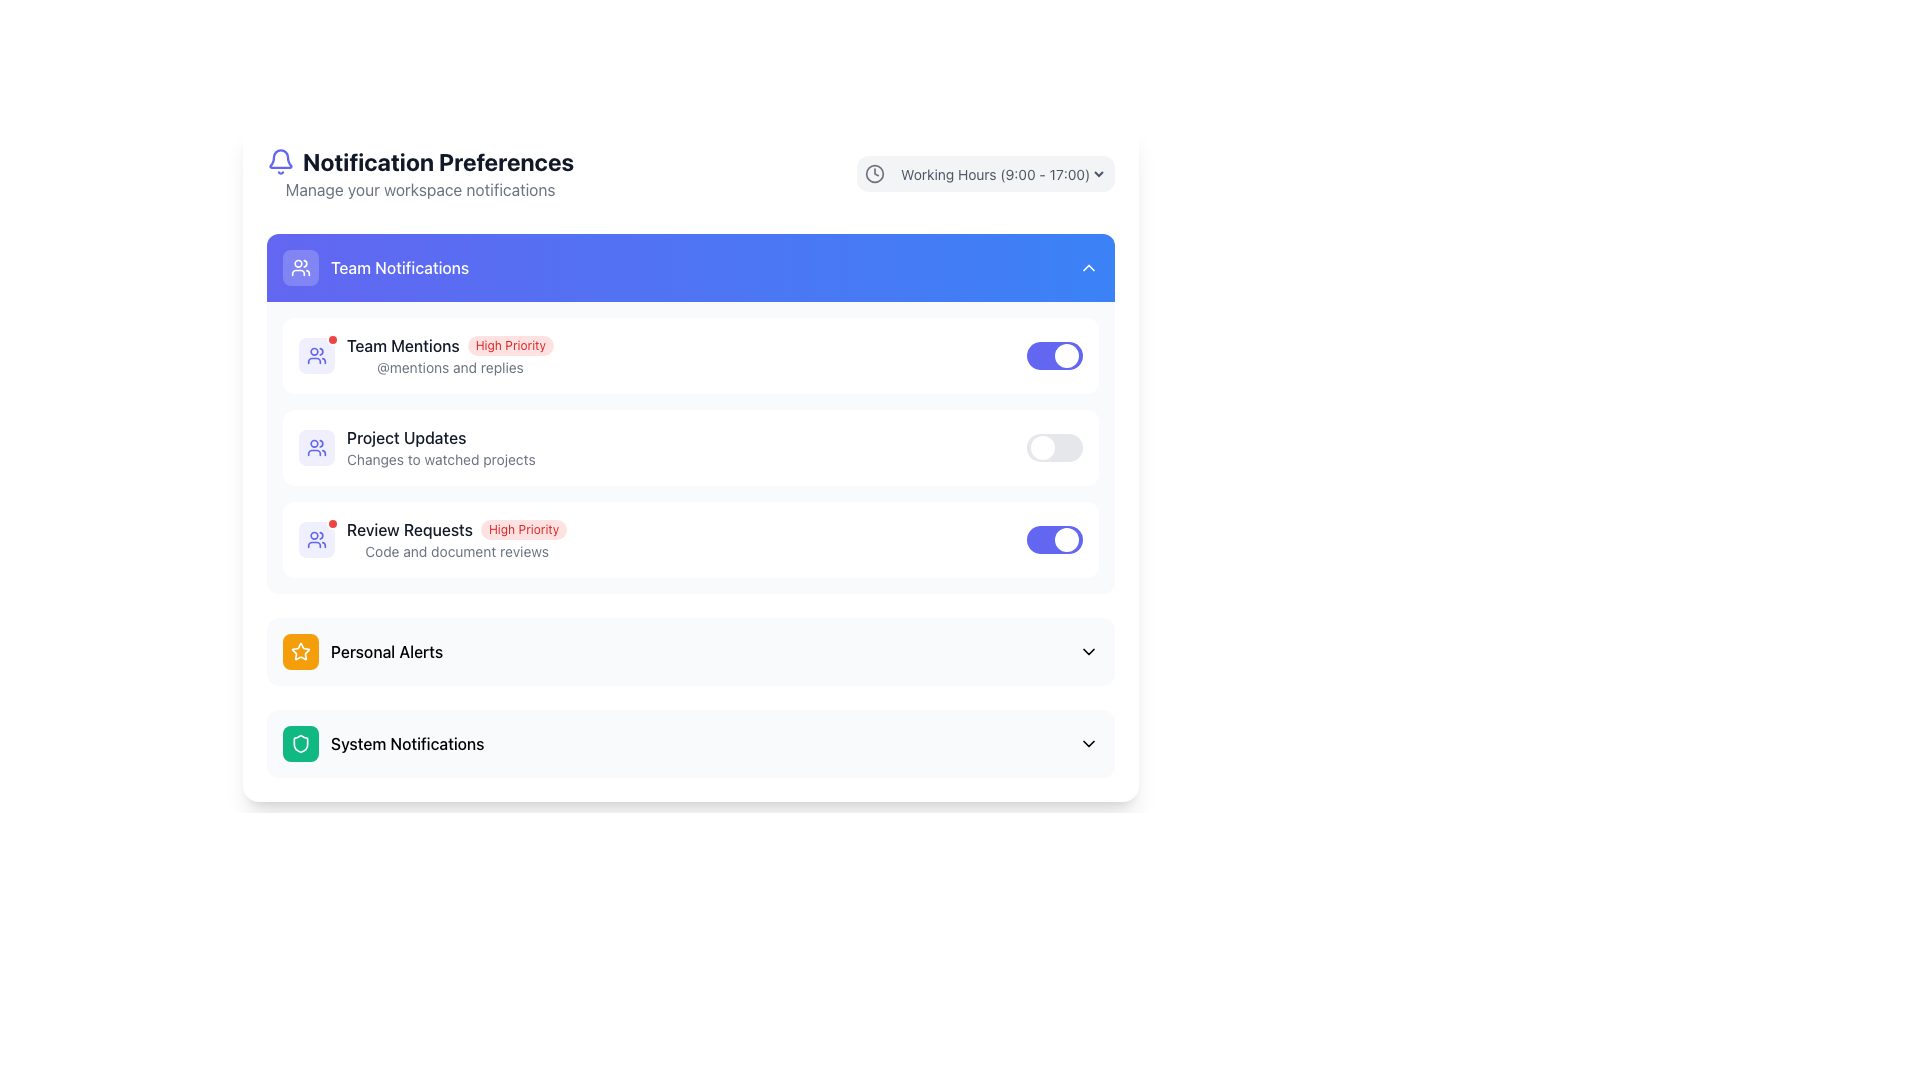 The height and width of the screenshot is (1080, 1920). What do you see at coordinates (440, 437) in the screenshot?
I see `the text label reading 'Project Updates'` at bounding box center [440, 437].